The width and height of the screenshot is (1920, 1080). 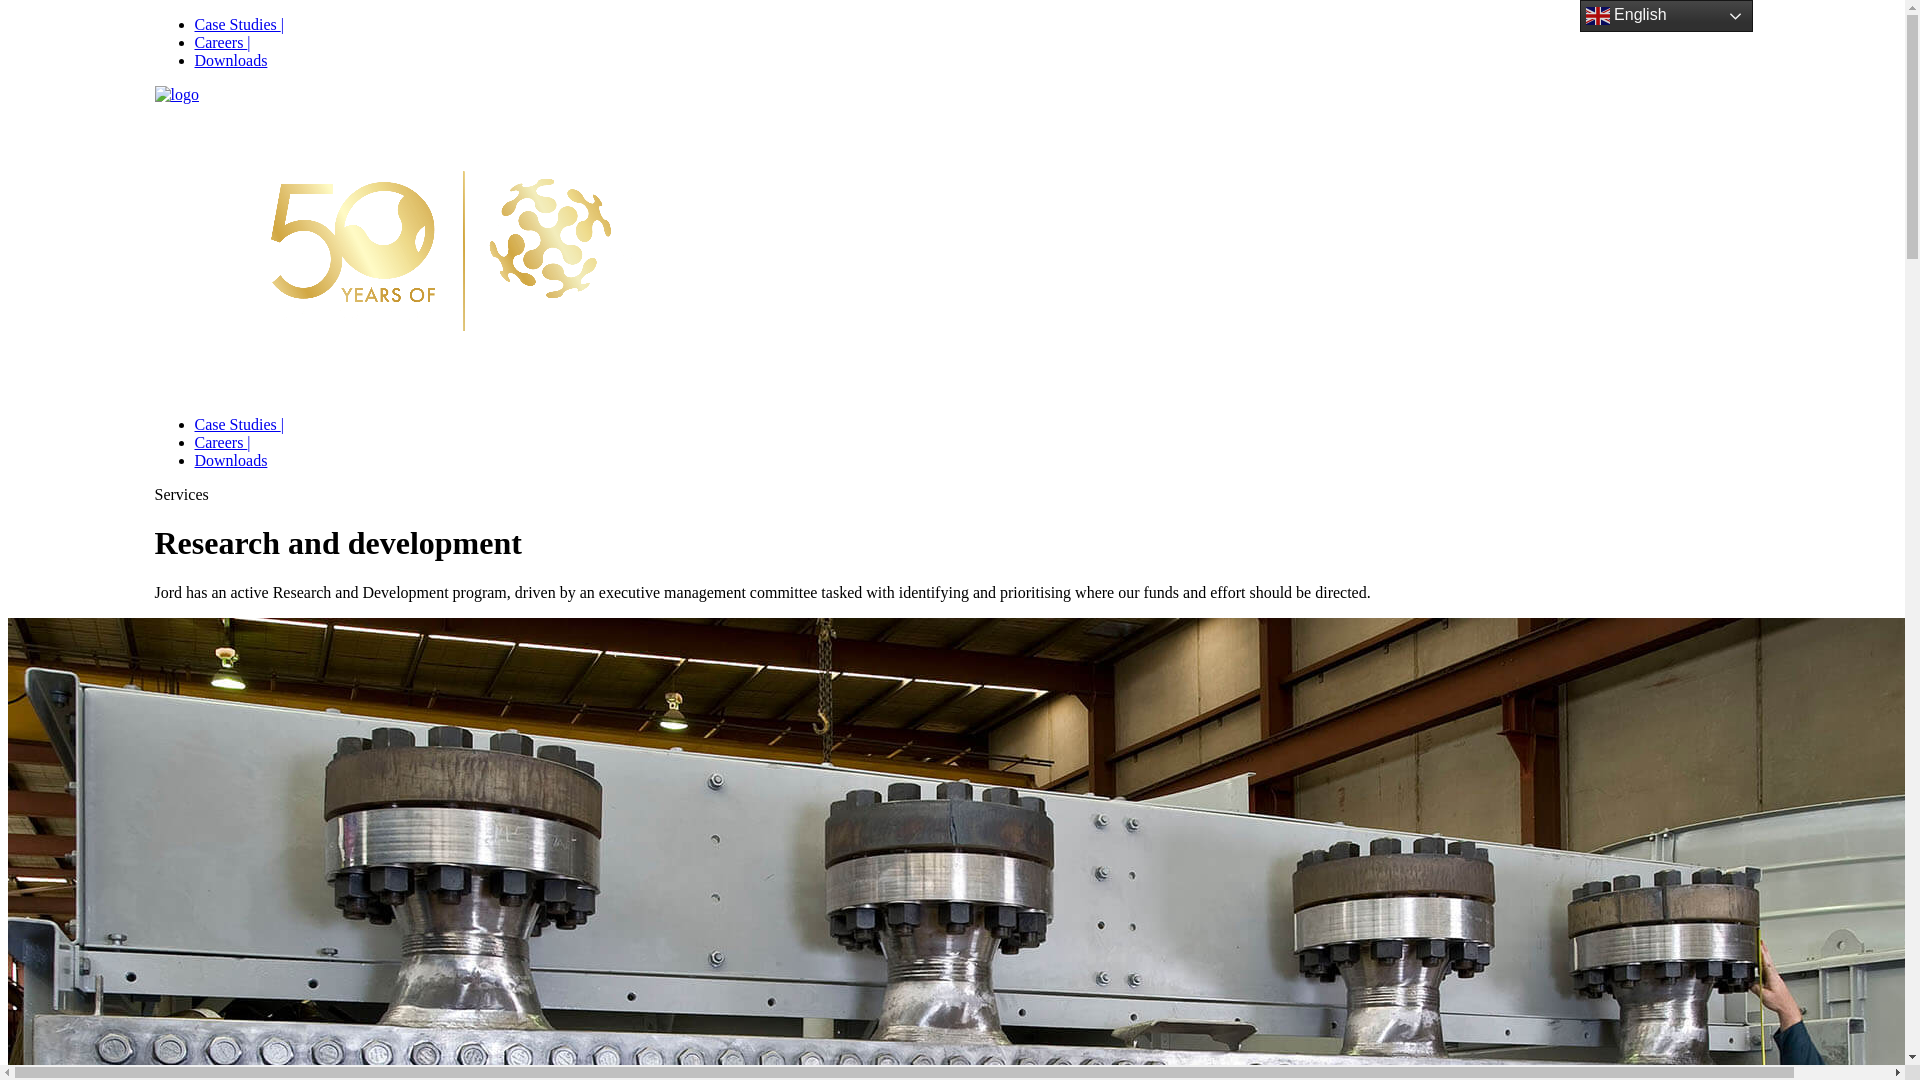 What do you see at coordinates (238, 24) in the screenshot?
I see `'Case Studies |'` at bounding box center [238, 24].